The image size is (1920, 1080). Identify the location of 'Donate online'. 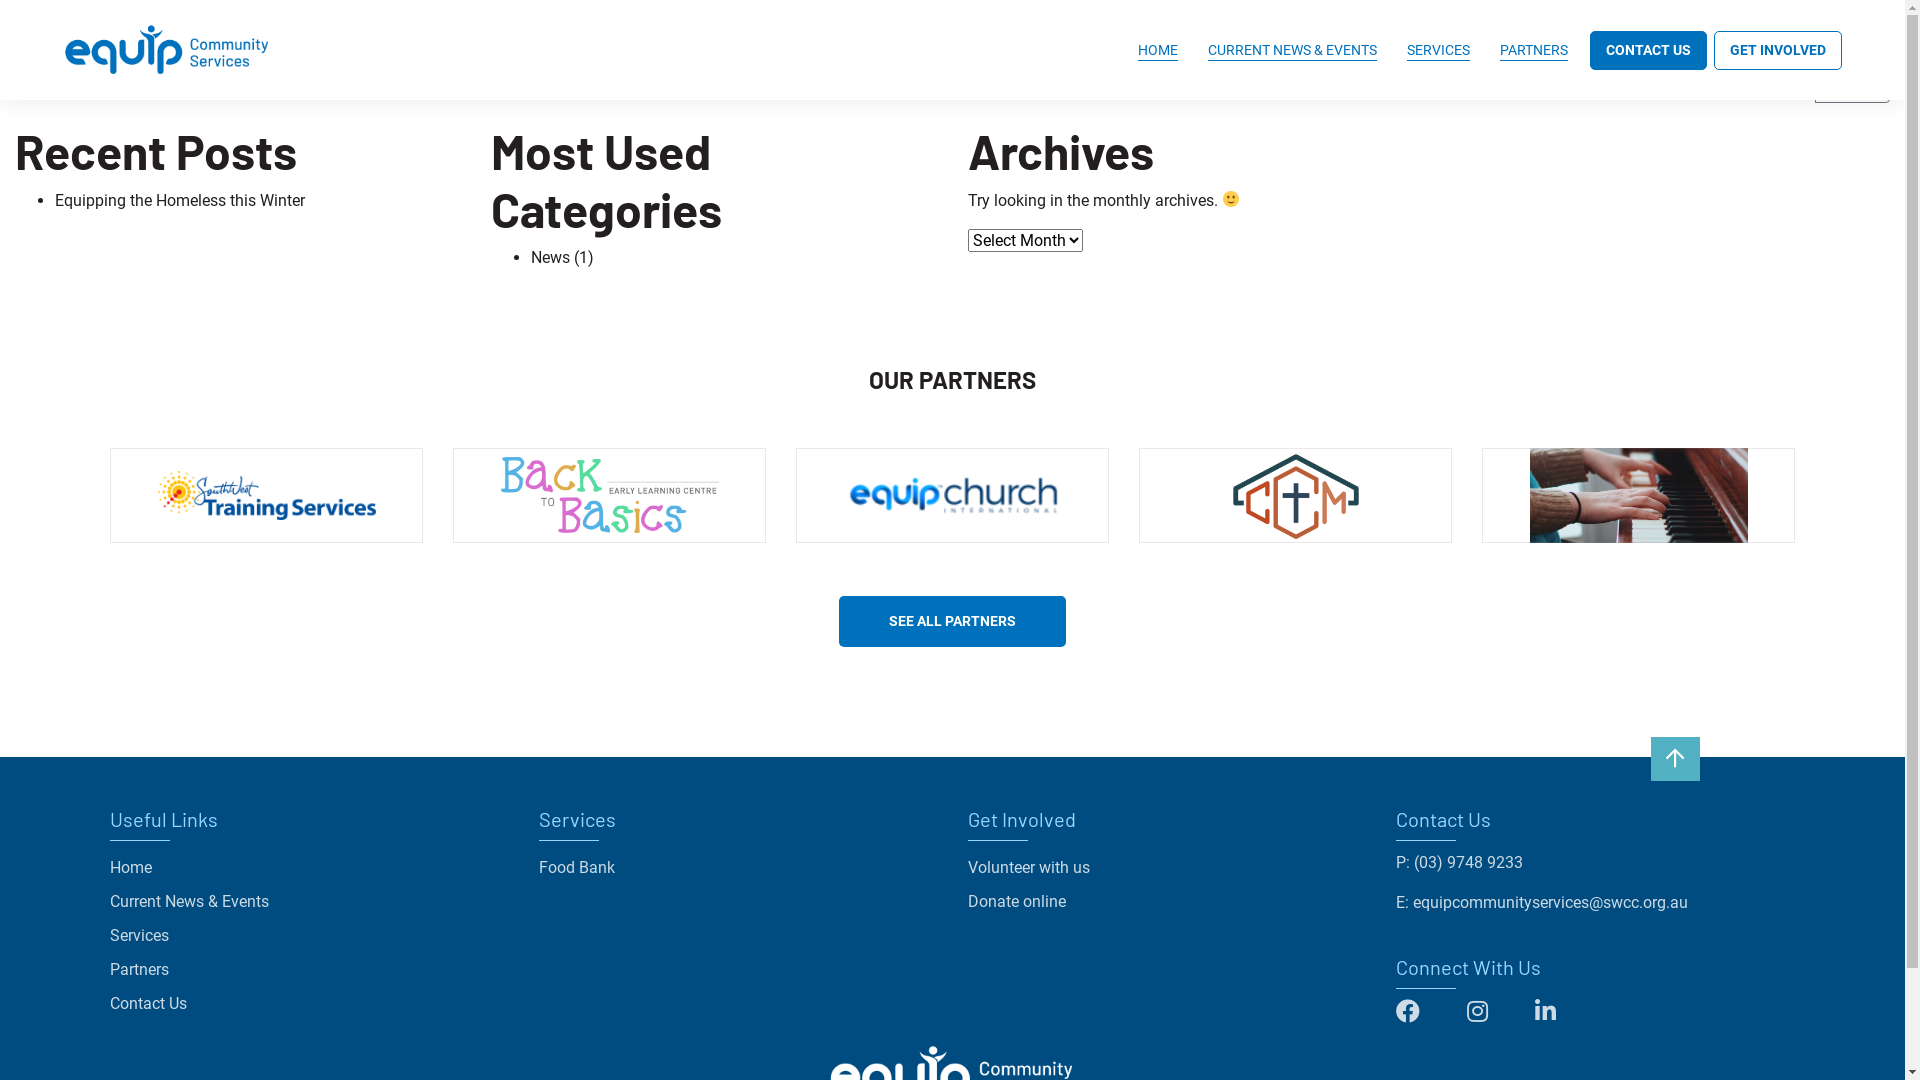
(968, 902).